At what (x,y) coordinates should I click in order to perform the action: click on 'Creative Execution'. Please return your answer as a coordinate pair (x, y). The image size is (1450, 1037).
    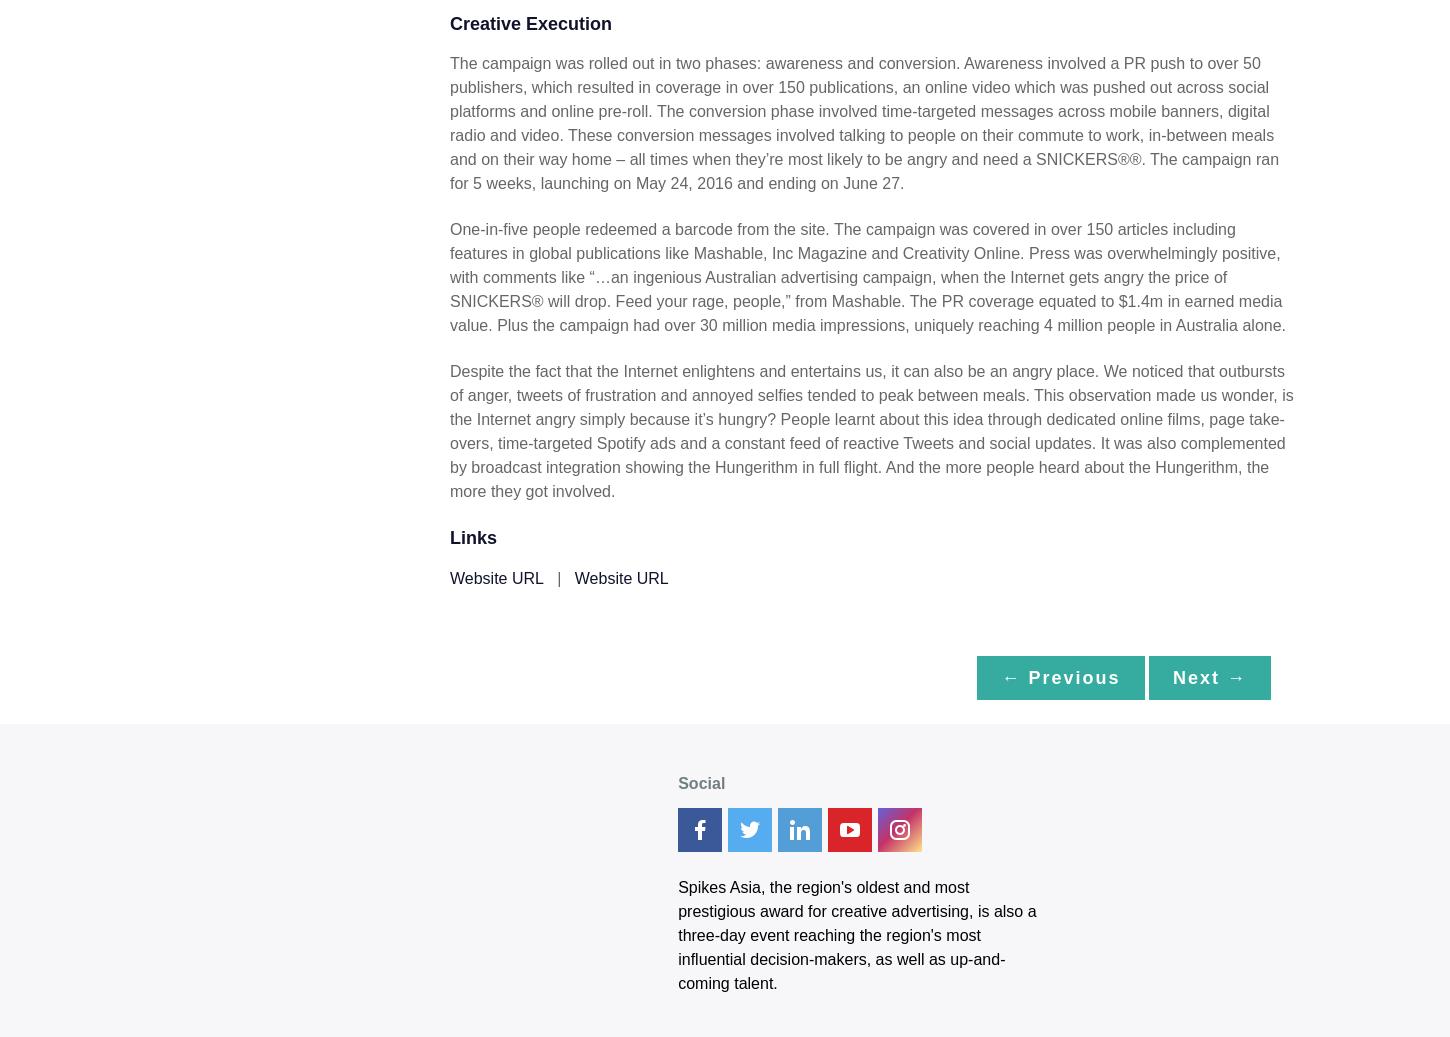
    Looking at the image, I should click on (530, 22).